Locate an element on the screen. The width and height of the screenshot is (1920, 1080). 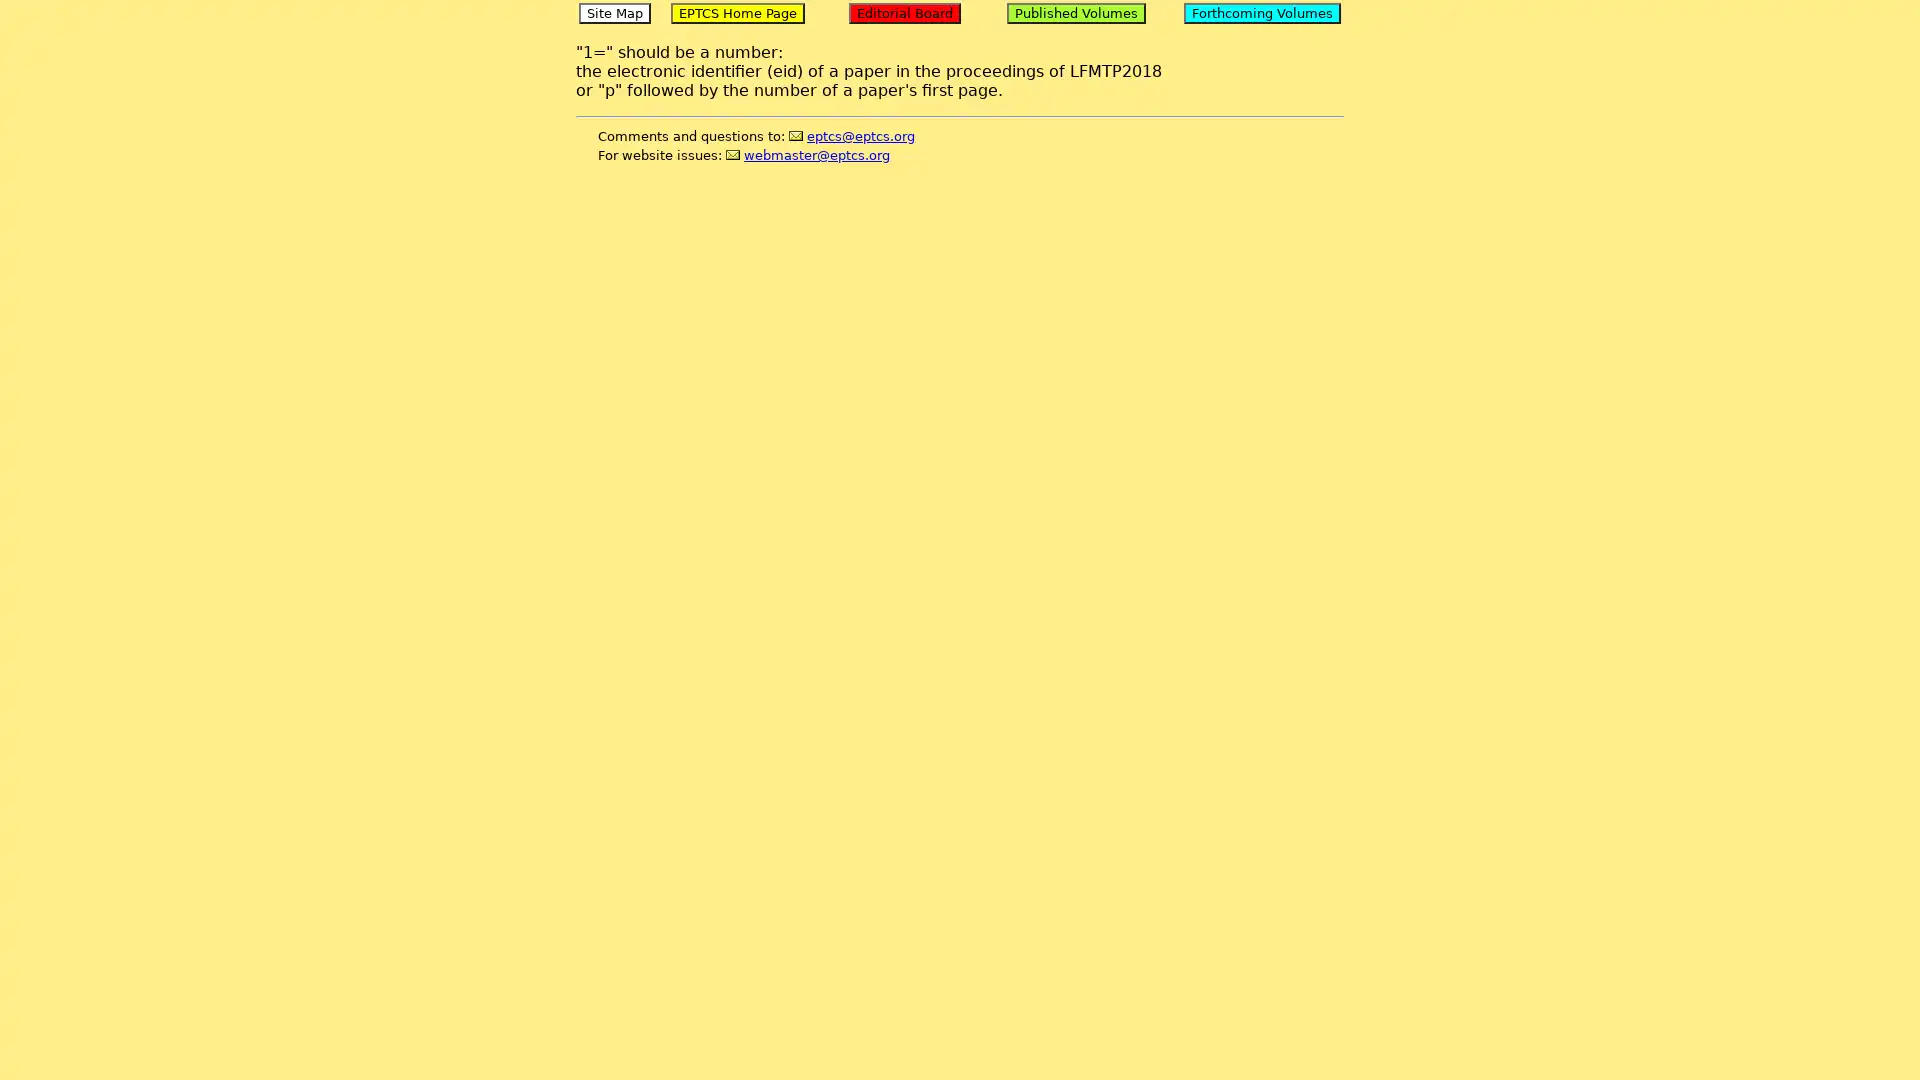
Published Volumes is located at coordinates (1075, 13).